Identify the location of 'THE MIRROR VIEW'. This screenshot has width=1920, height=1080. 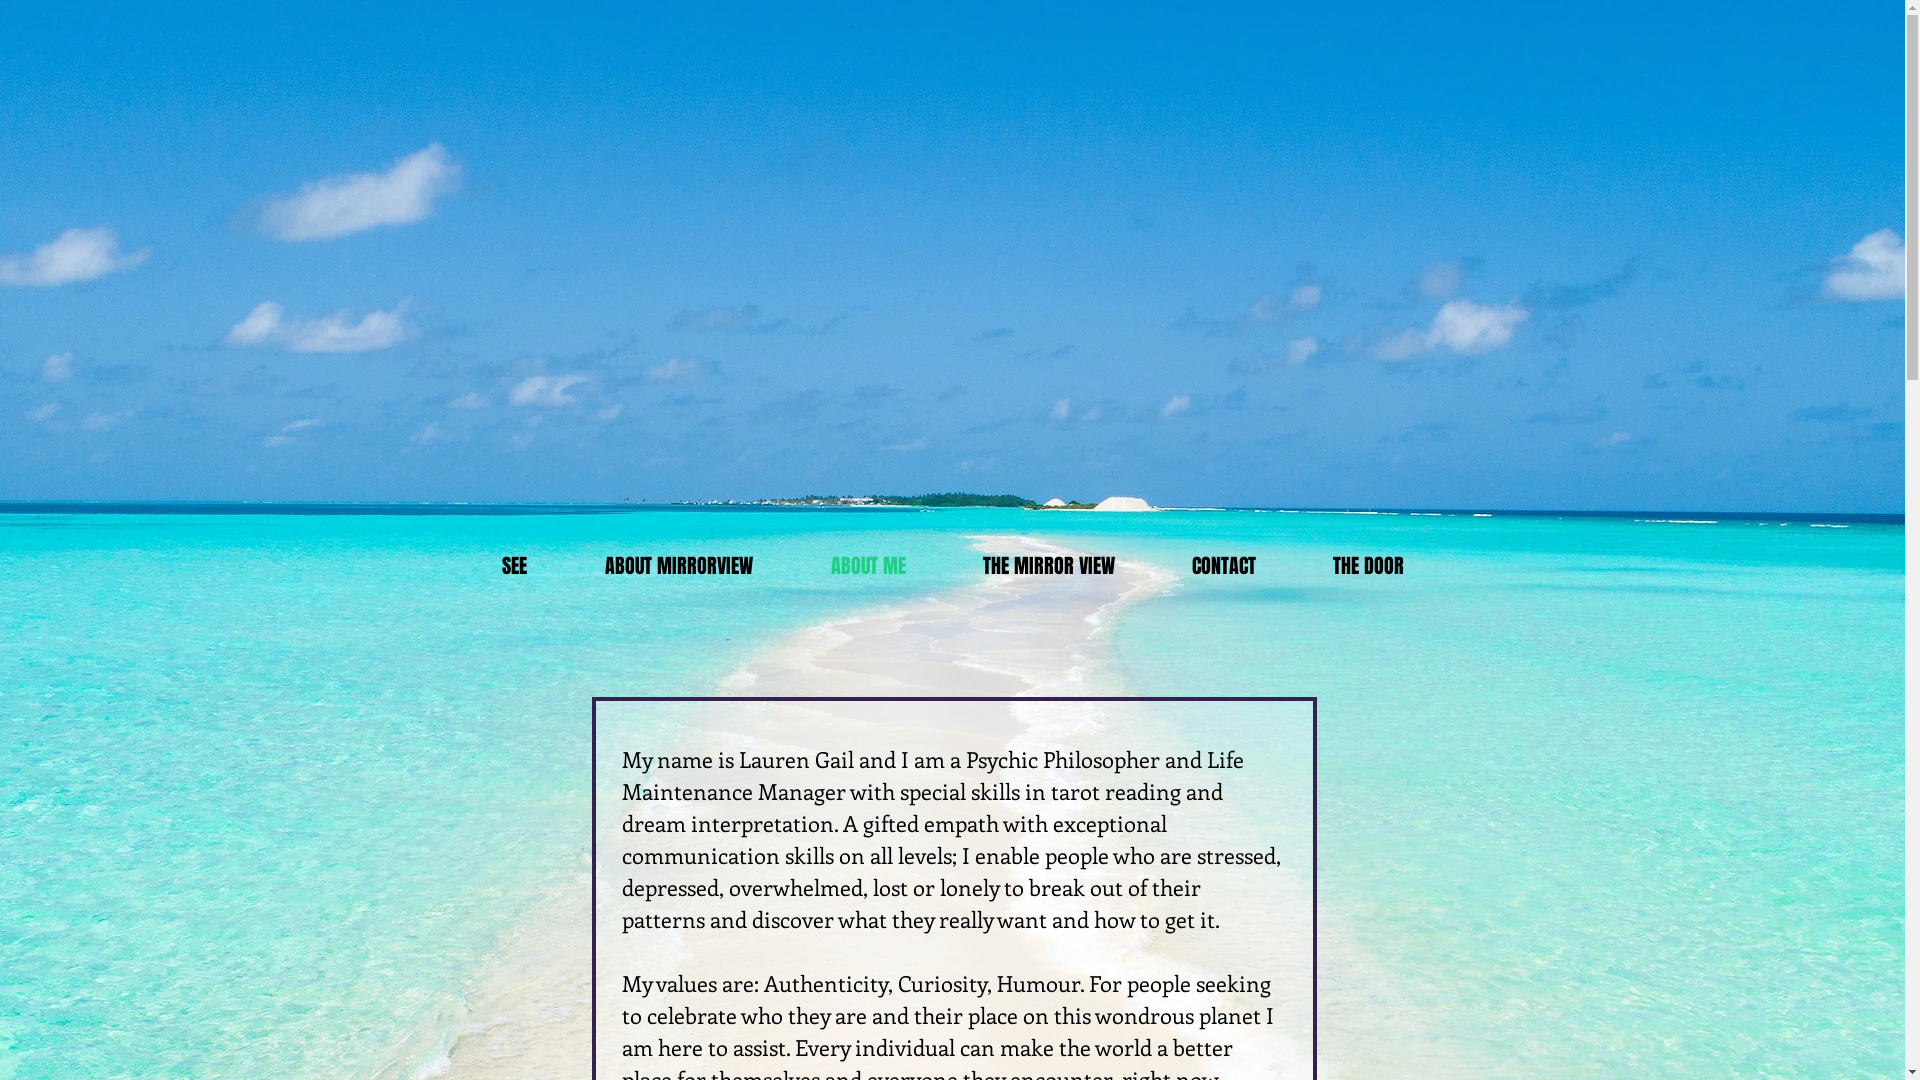
(943, 566).